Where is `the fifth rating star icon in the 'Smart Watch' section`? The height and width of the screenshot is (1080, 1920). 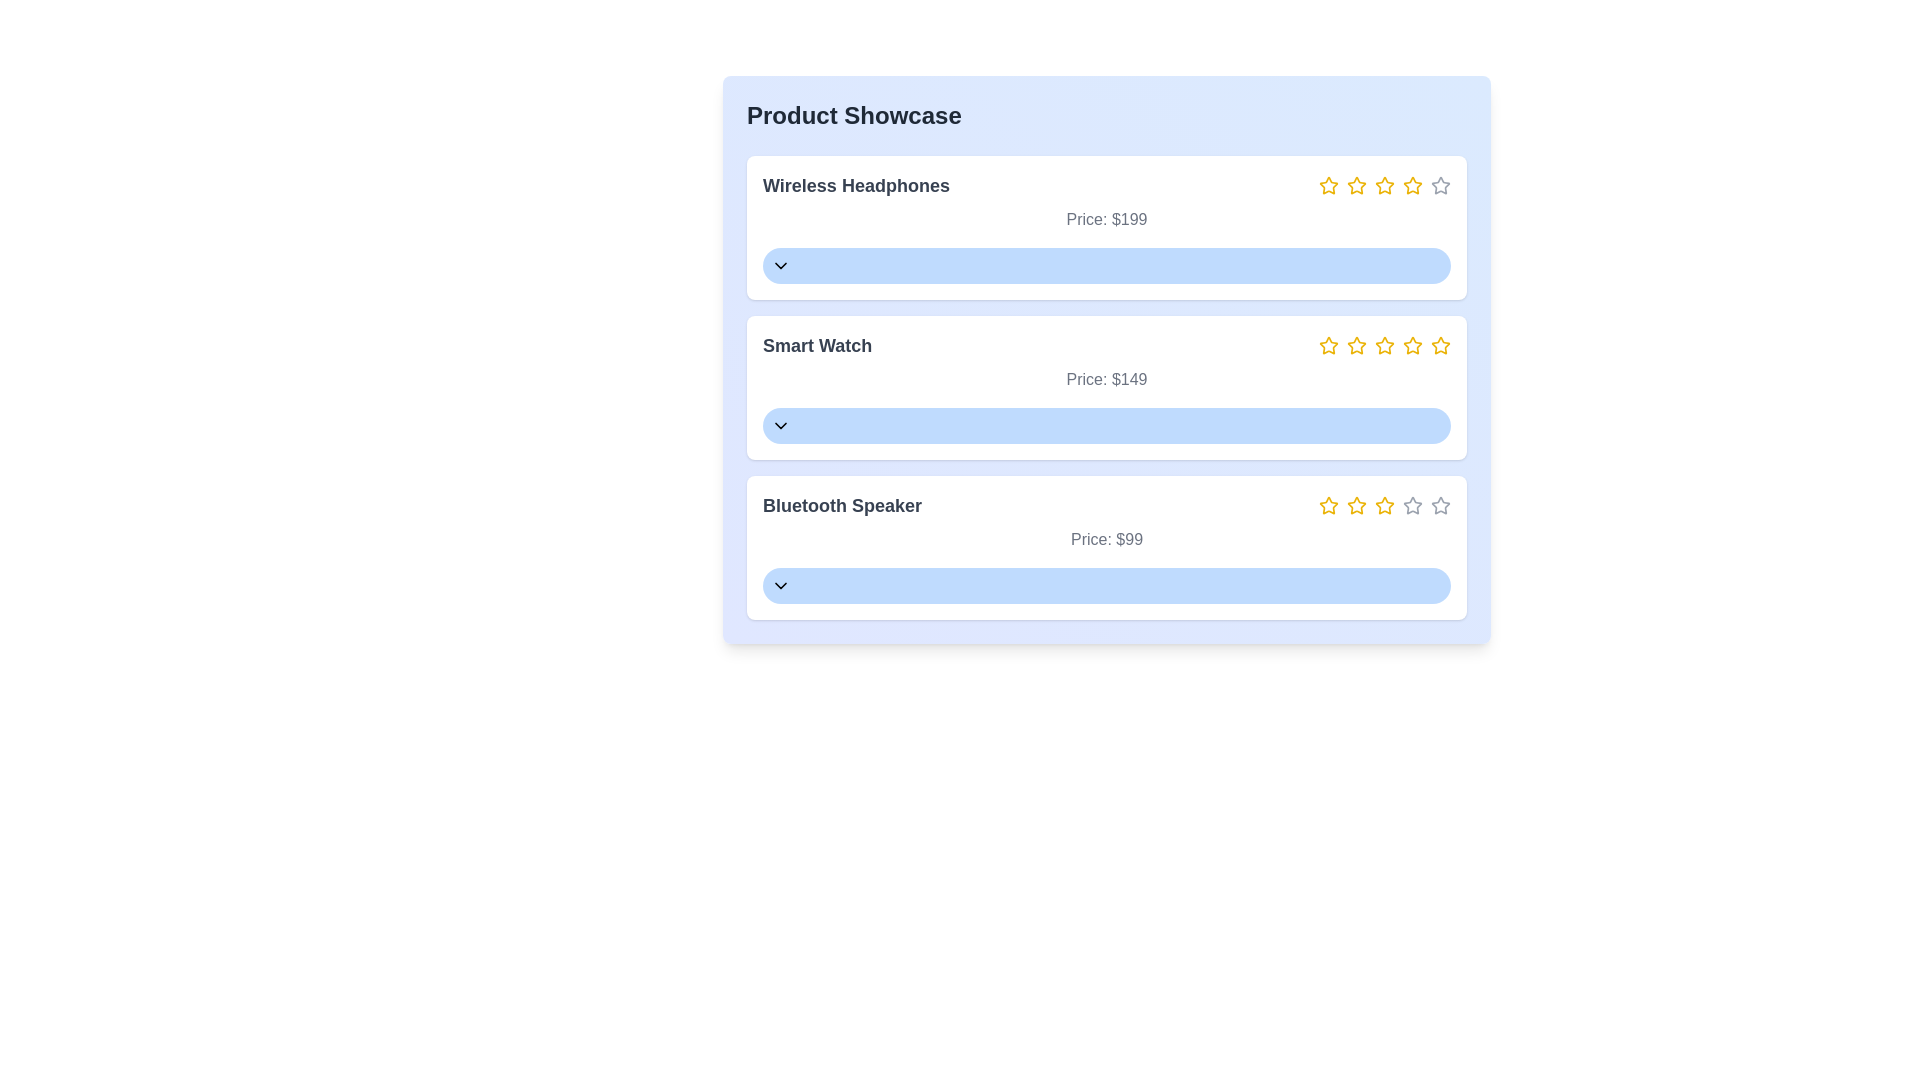
the fifth rating star icon in the 'Smart Watch' section is located at coordinates (1440, 344).